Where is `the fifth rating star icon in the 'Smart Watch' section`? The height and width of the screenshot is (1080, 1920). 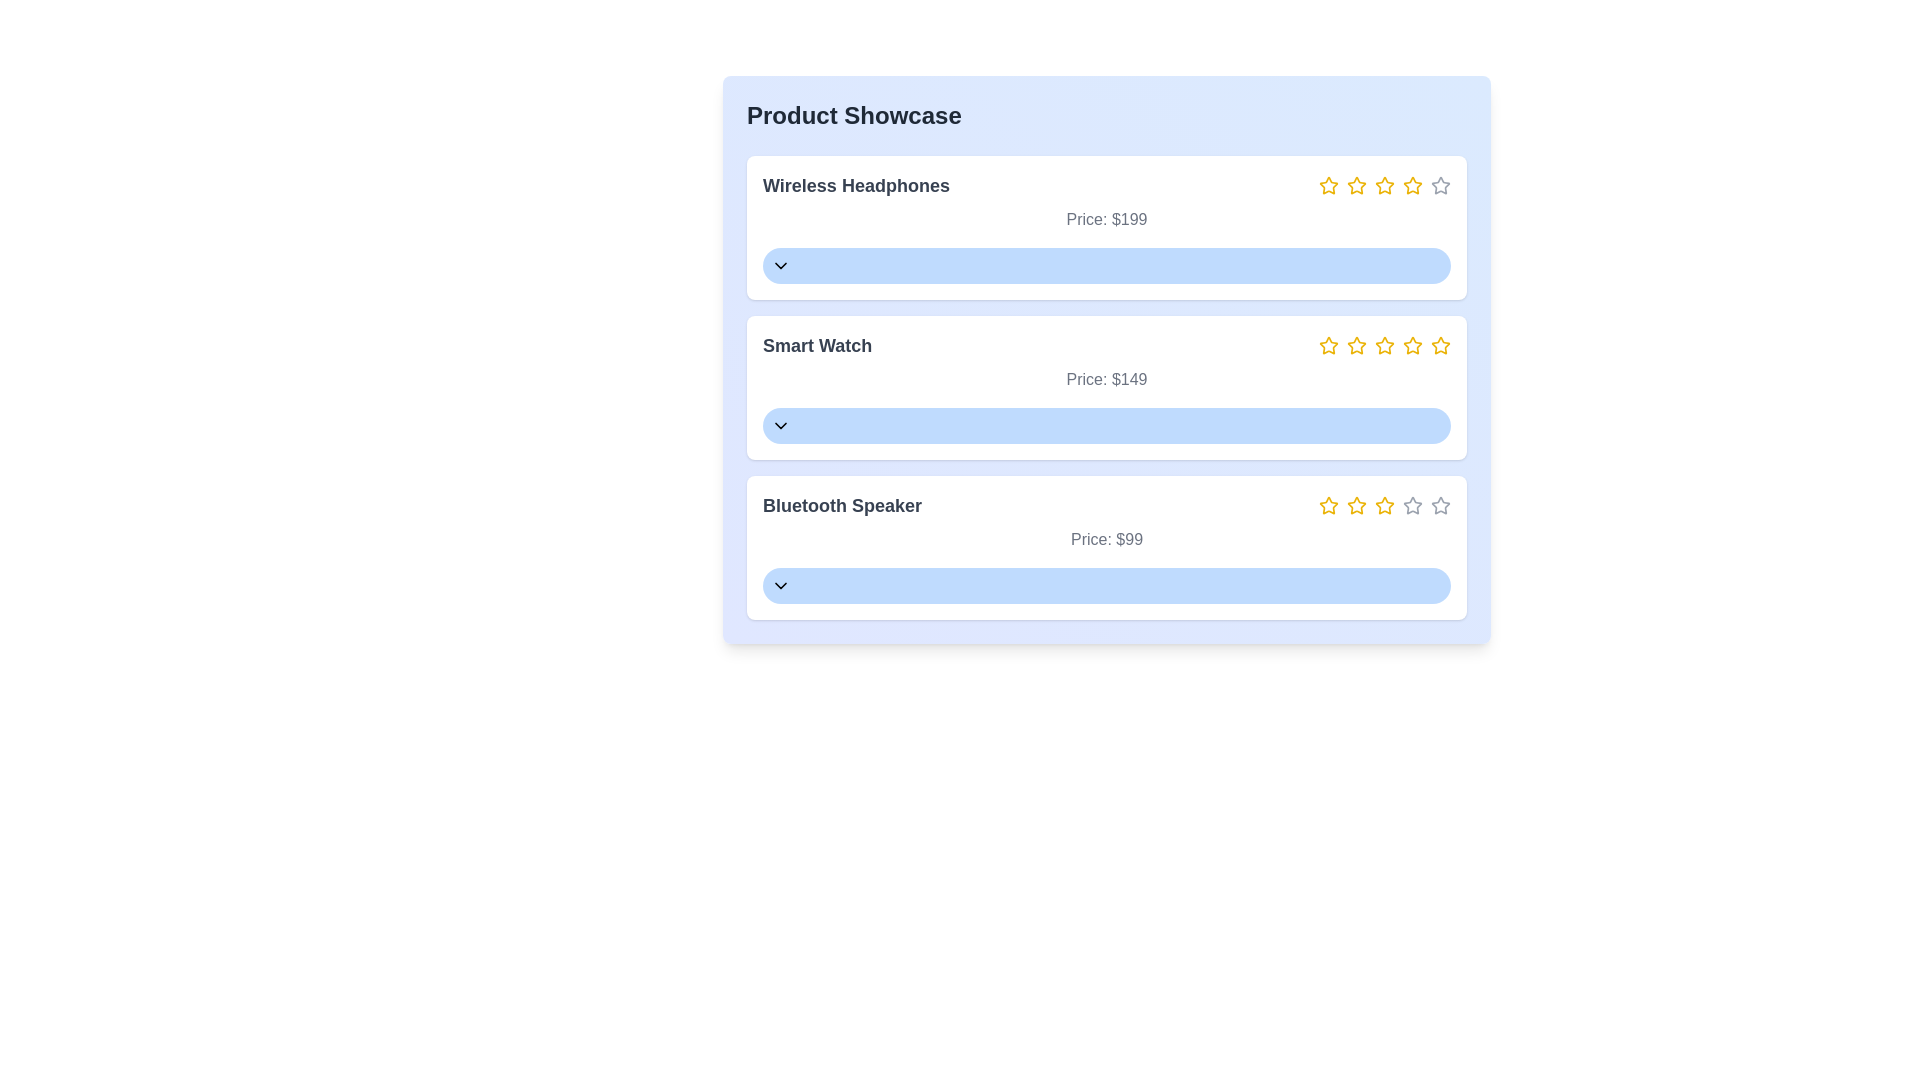
the fifth rating star icon in the 'Smart Watch' section is located at coordinates (1440, 344).